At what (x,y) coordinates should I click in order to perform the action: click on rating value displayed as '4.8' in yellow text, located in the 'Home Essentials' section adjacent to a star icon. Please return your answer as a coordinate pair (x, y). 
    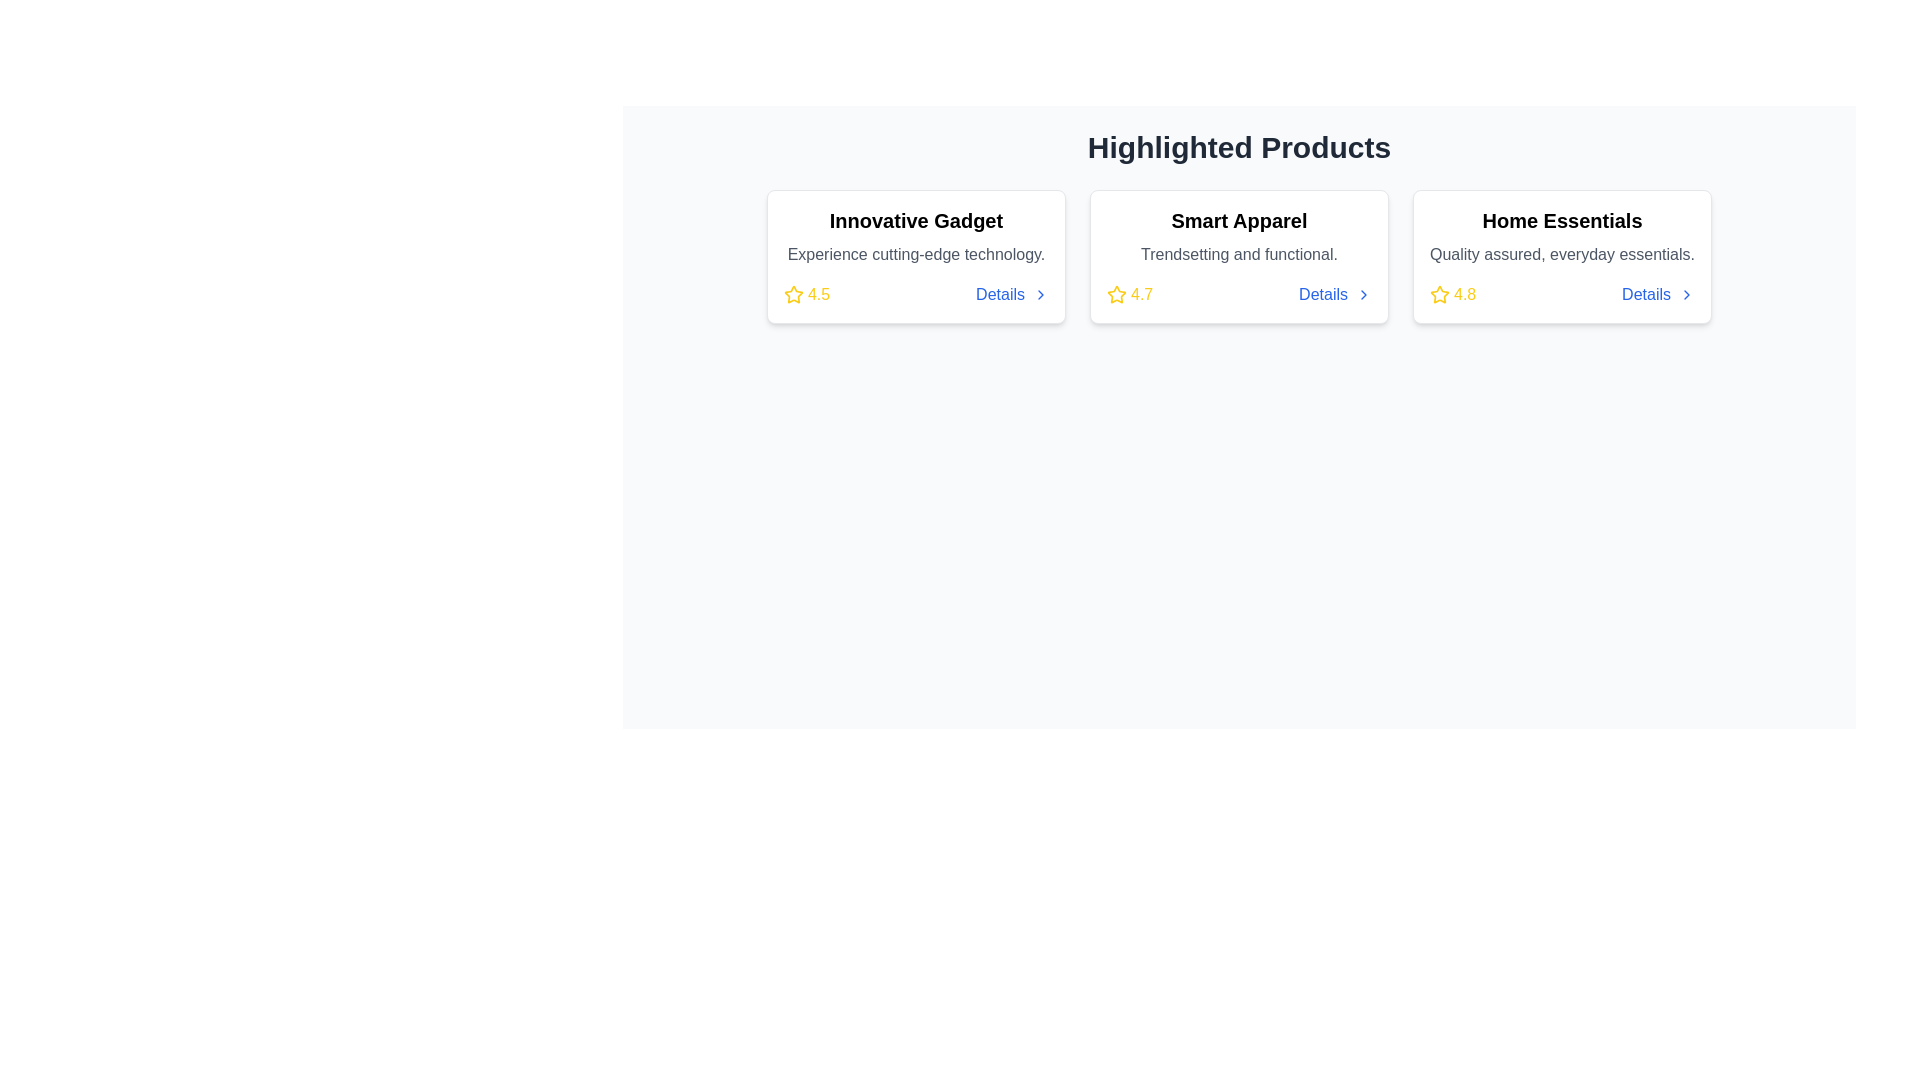
    Looking at the image, I should click on (1465, 294).